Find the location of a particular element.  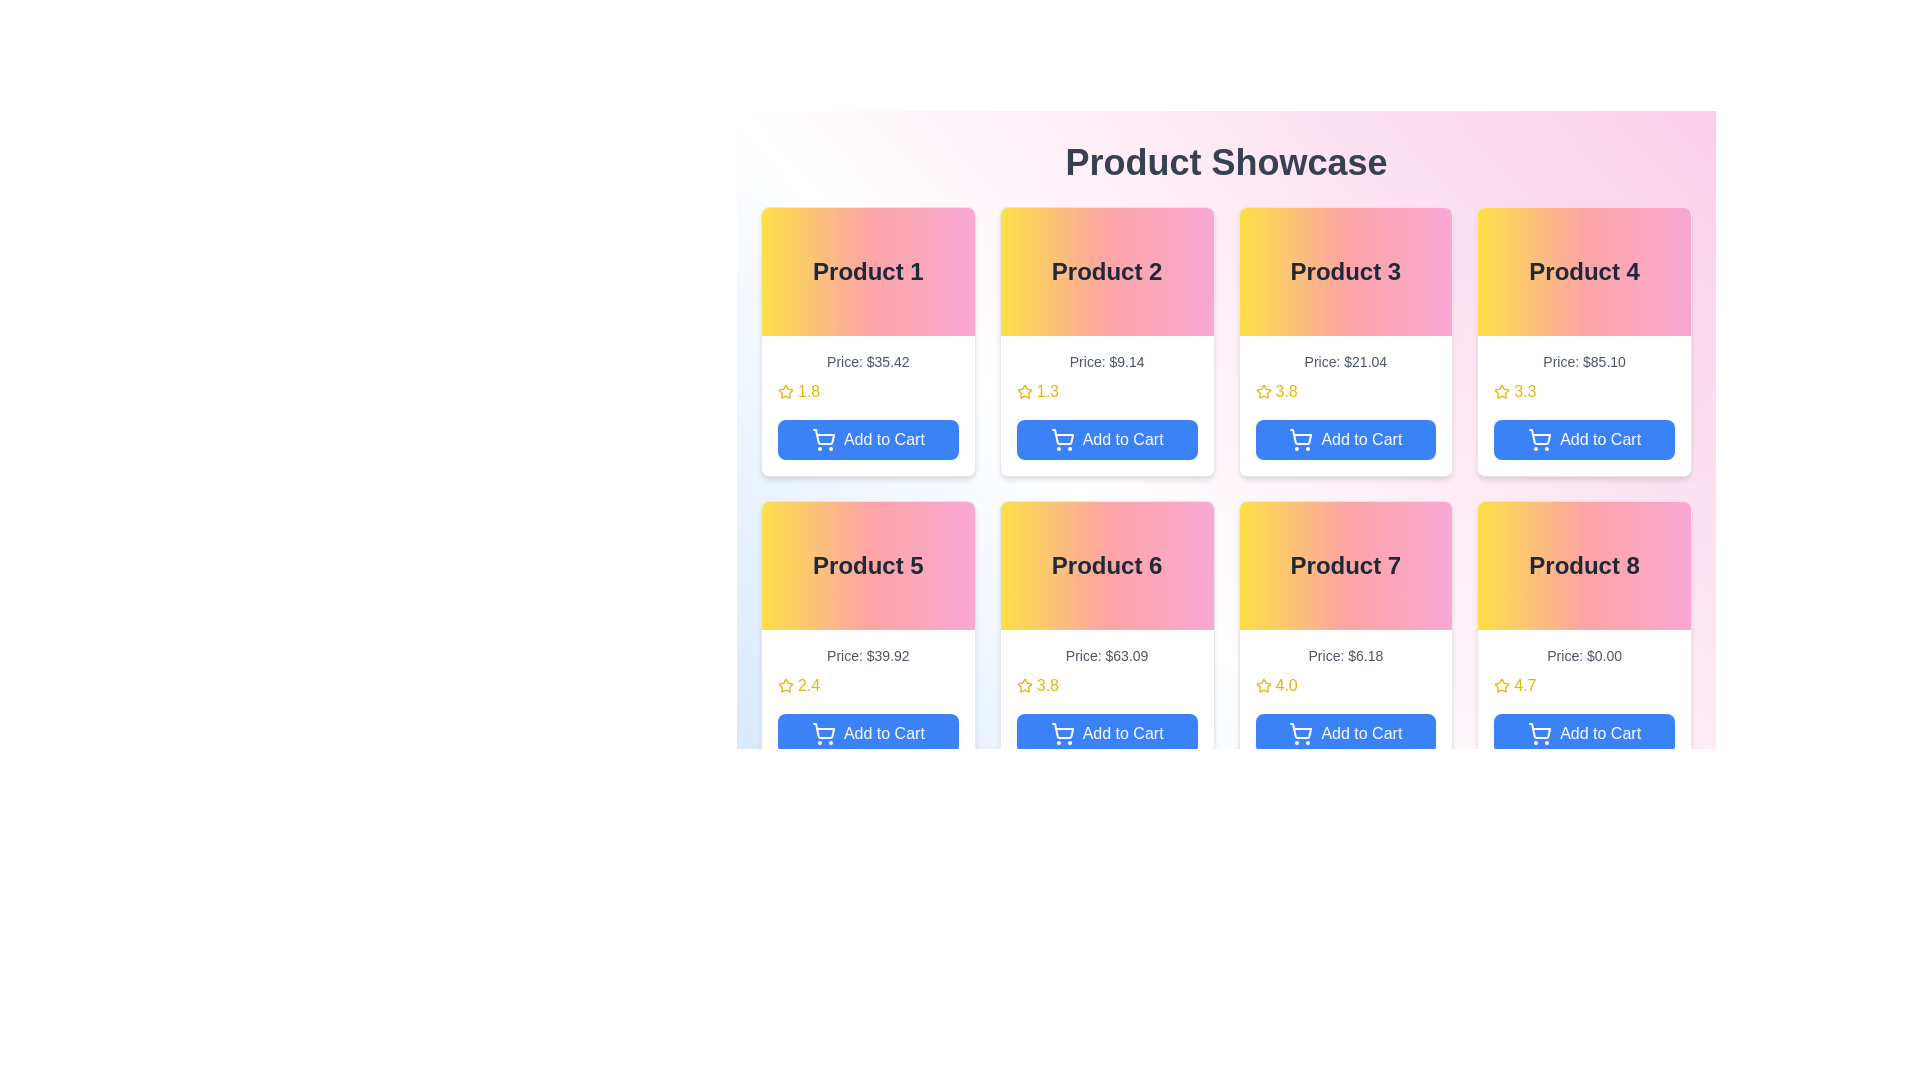

the bold text label stating 'Product 1' which is centrally positioned in the first card of the 'Product Showcase' section is located at coordinates (868, 272).